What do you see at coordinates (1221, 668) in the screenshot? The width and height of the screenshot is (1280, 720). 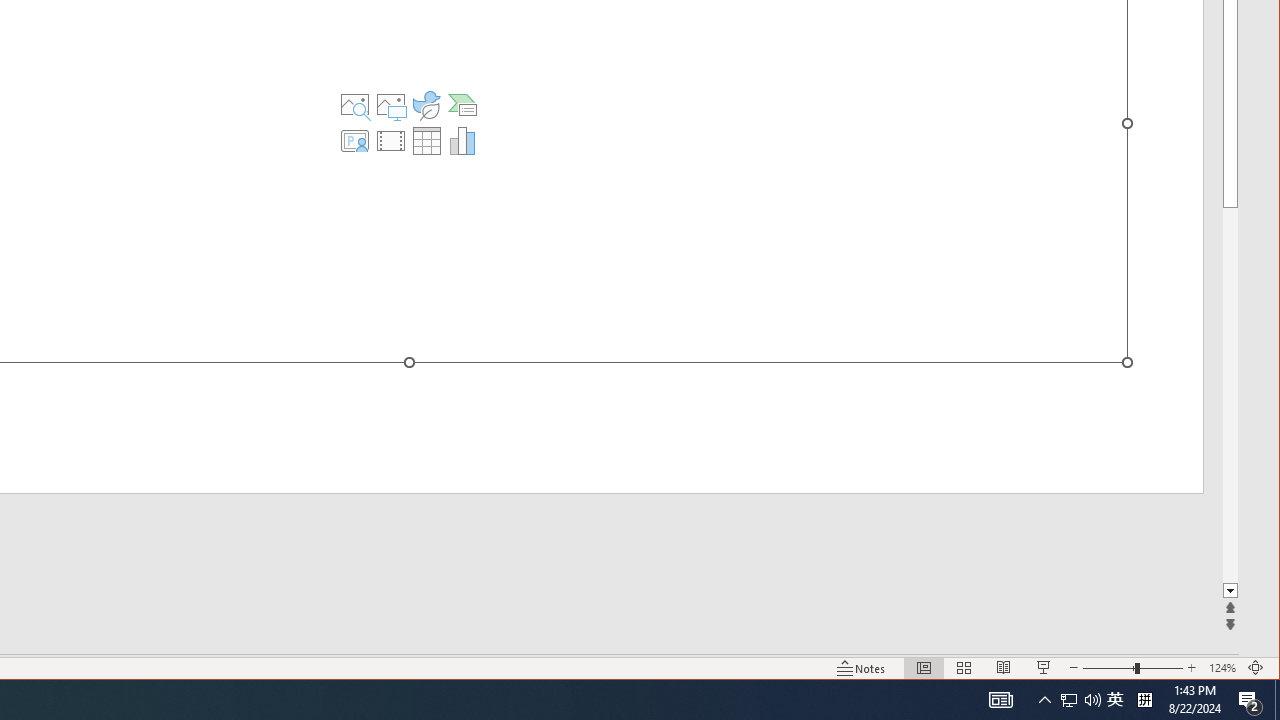 I see `'Zoom 124%'` at bounding box center [1221, 668].